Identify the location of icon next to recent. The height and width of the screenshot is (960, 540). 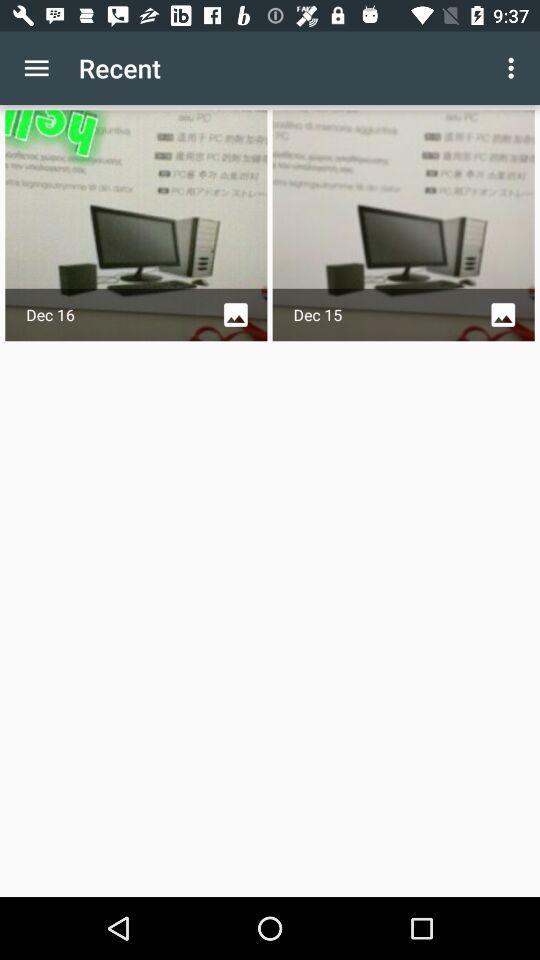
(513, 68).